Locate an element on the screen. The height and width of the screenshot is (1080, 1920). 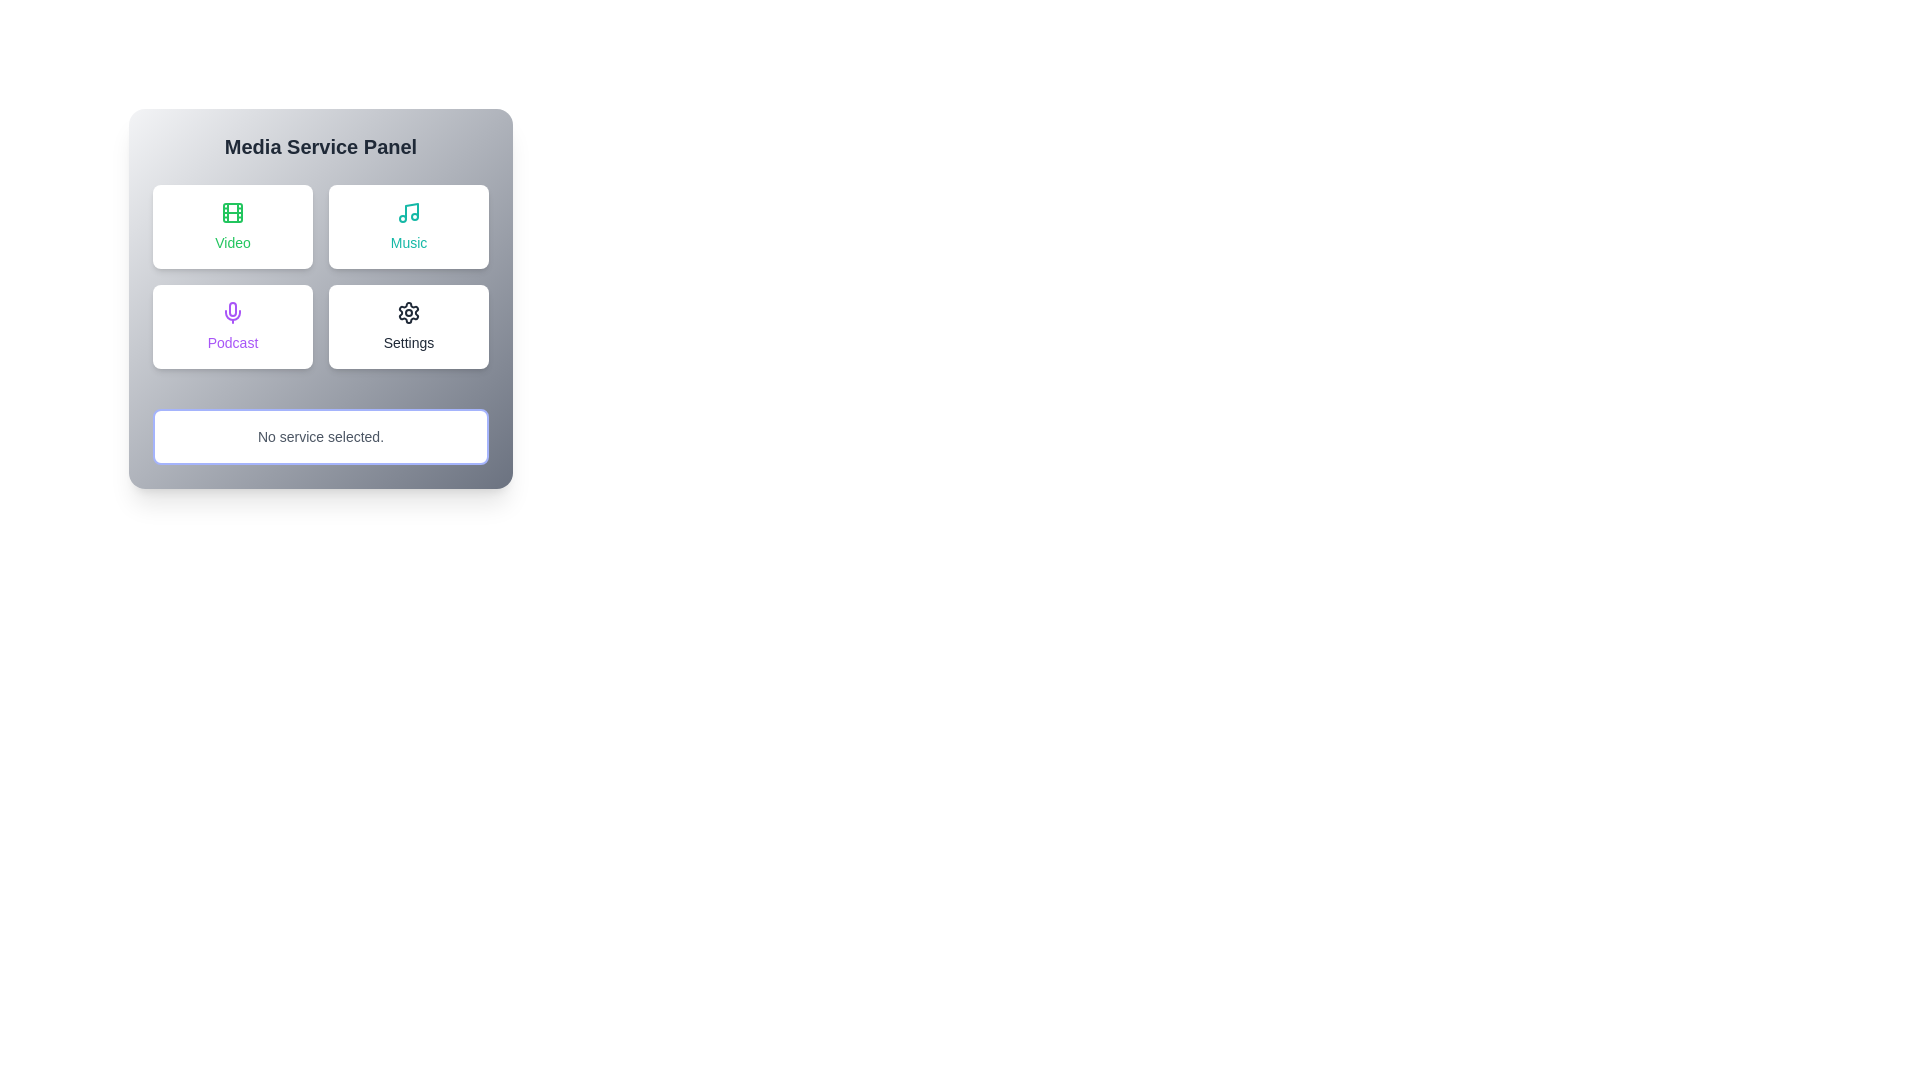
the SVG Rectangle that serves as the decorative part of the 'Video' button in the Media Service Panel, located above the text label 'Video' is located at coordinates (233, 212).